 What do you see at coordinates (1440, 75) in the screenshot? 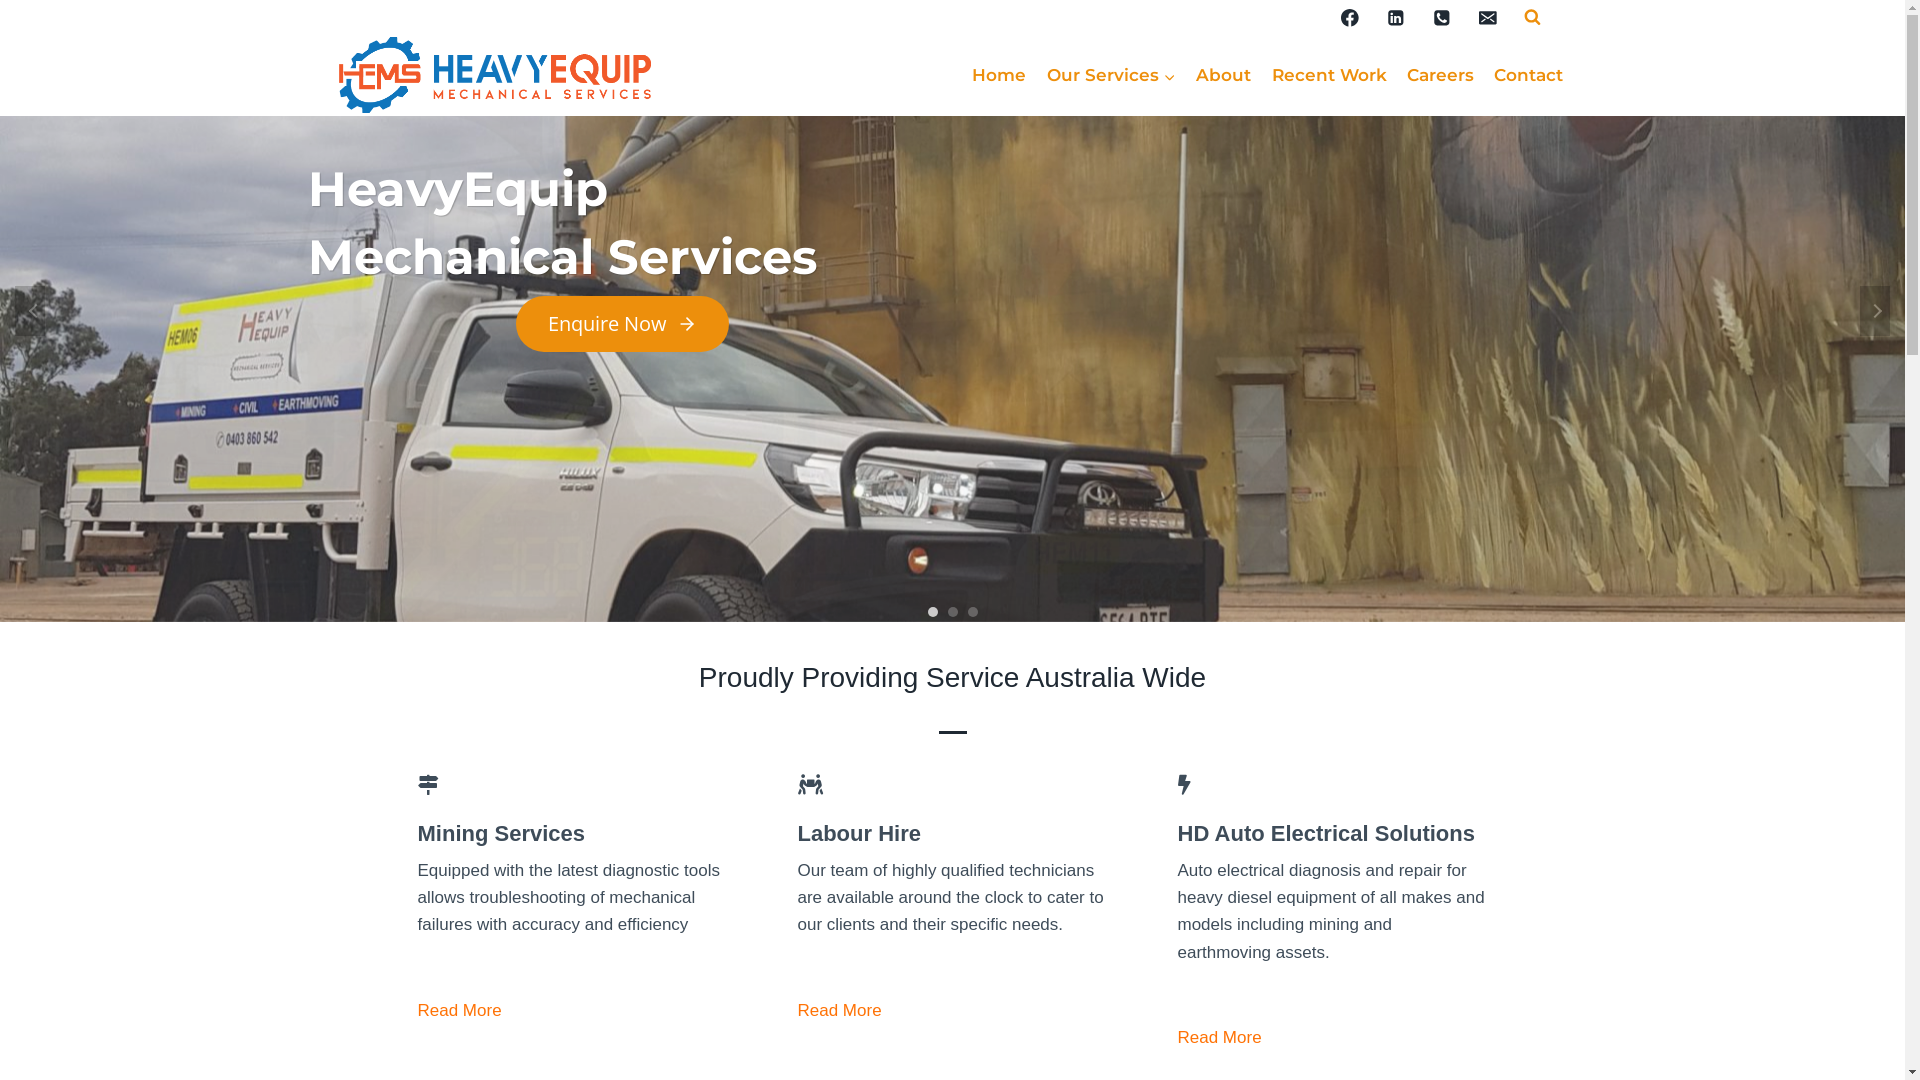
I see `'Careers'` at bounding box center [1440, 75].